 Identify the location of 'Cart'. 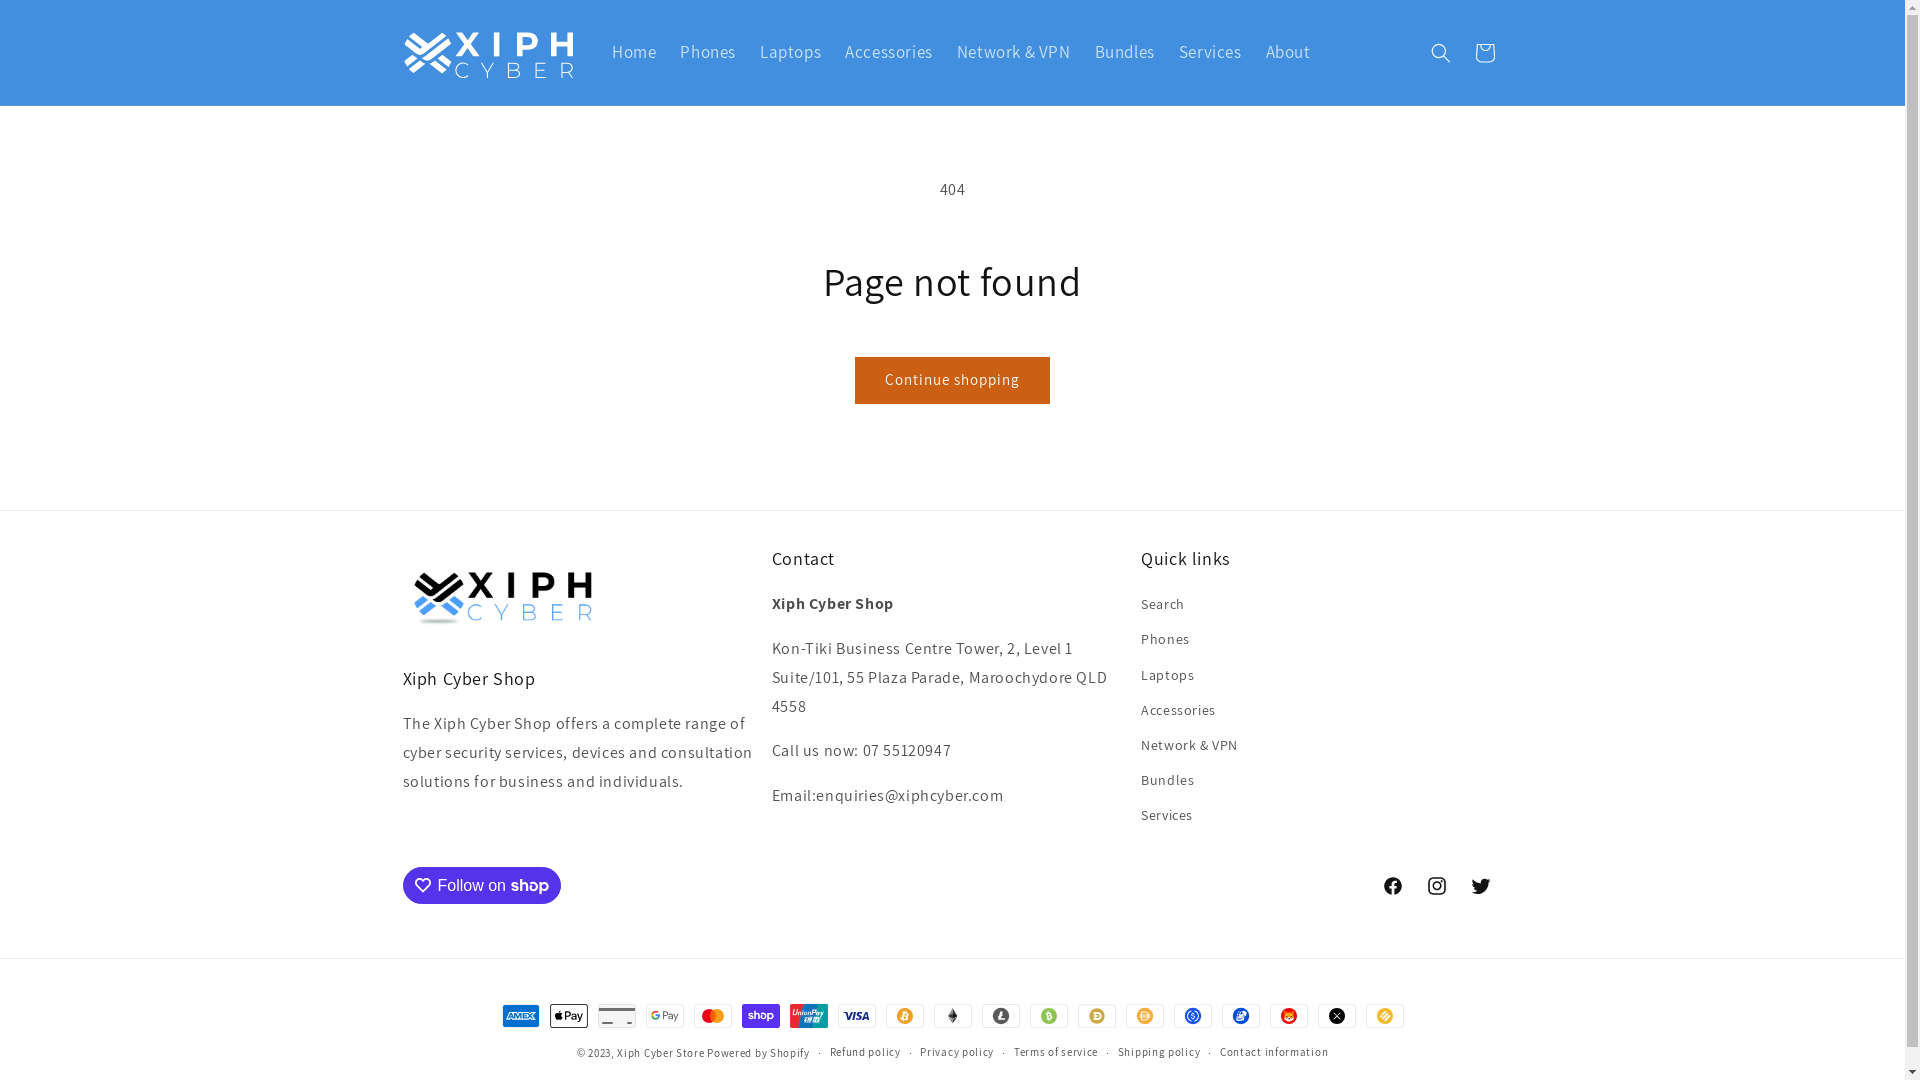
(1483, 52).